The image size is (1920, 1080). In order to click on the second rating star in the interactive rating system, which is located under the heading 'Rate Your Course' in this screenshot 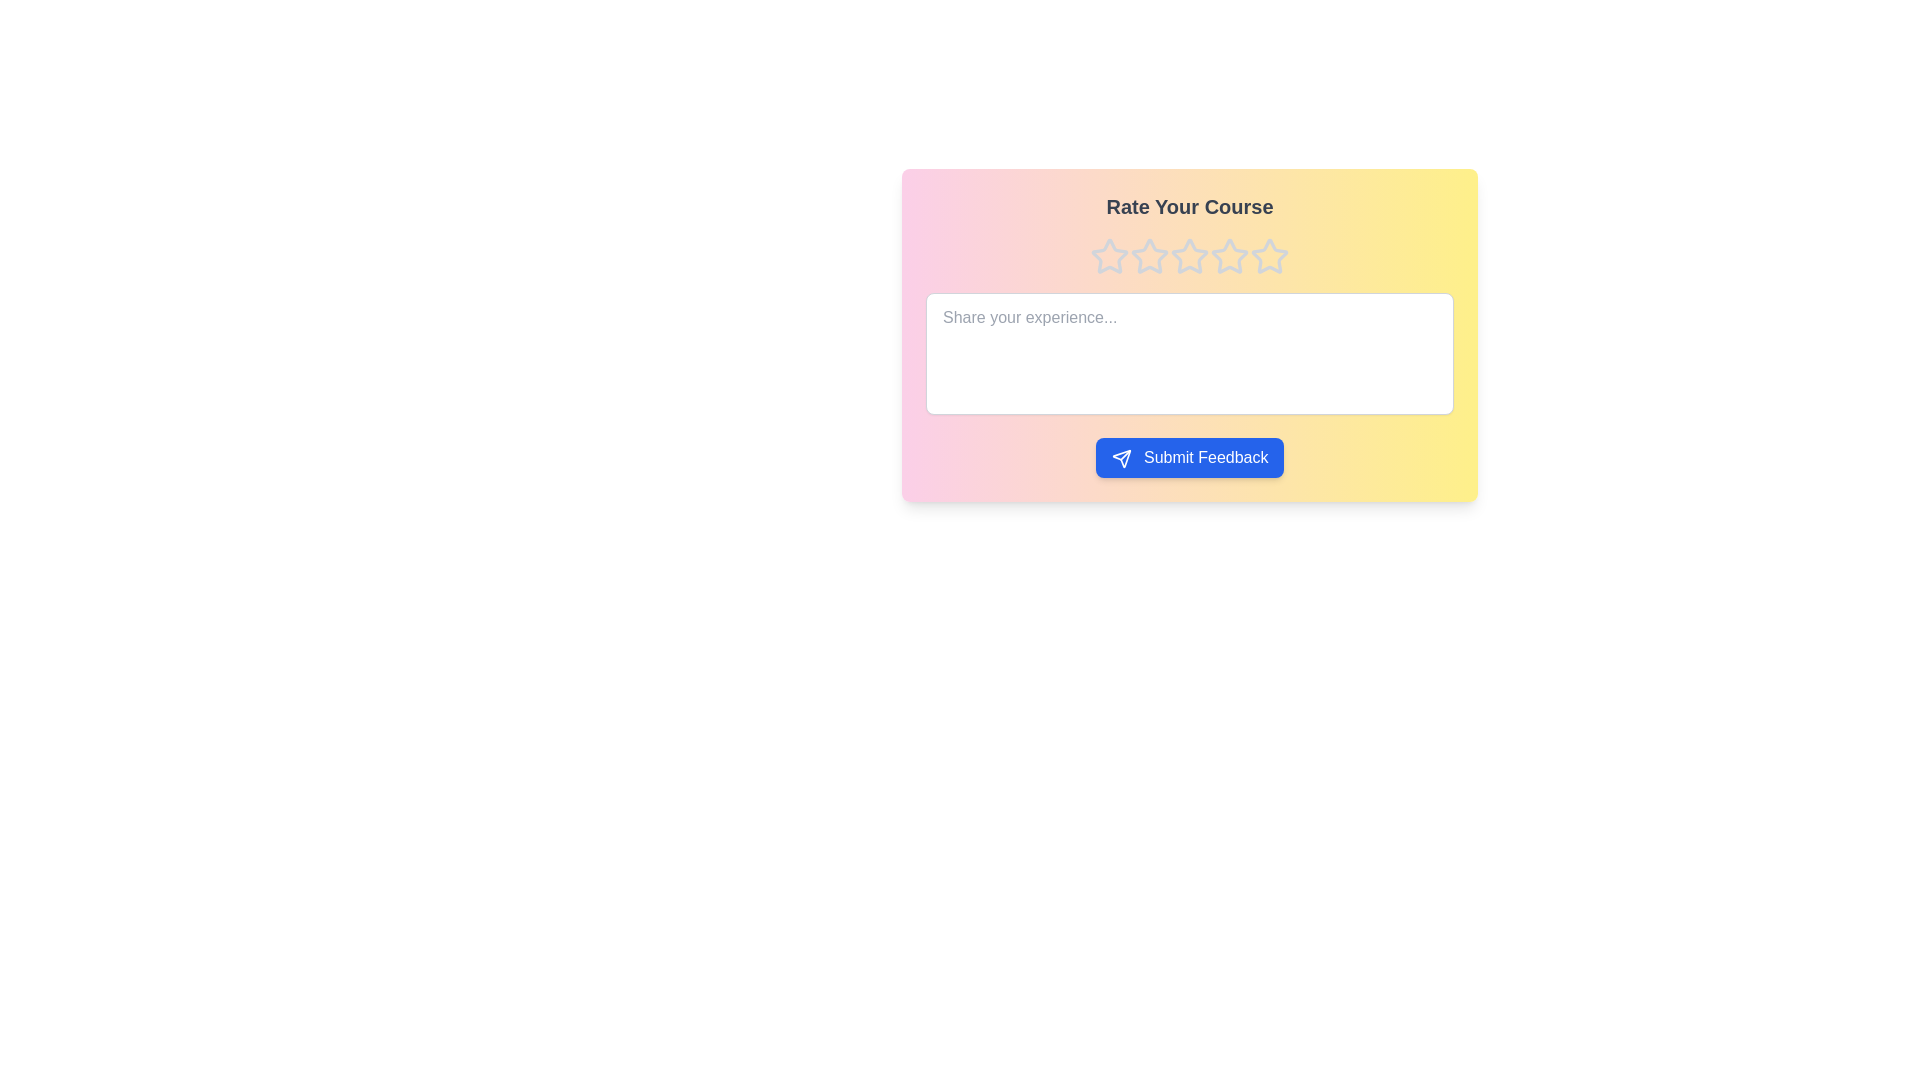, I will do `click(1150, 255)`.